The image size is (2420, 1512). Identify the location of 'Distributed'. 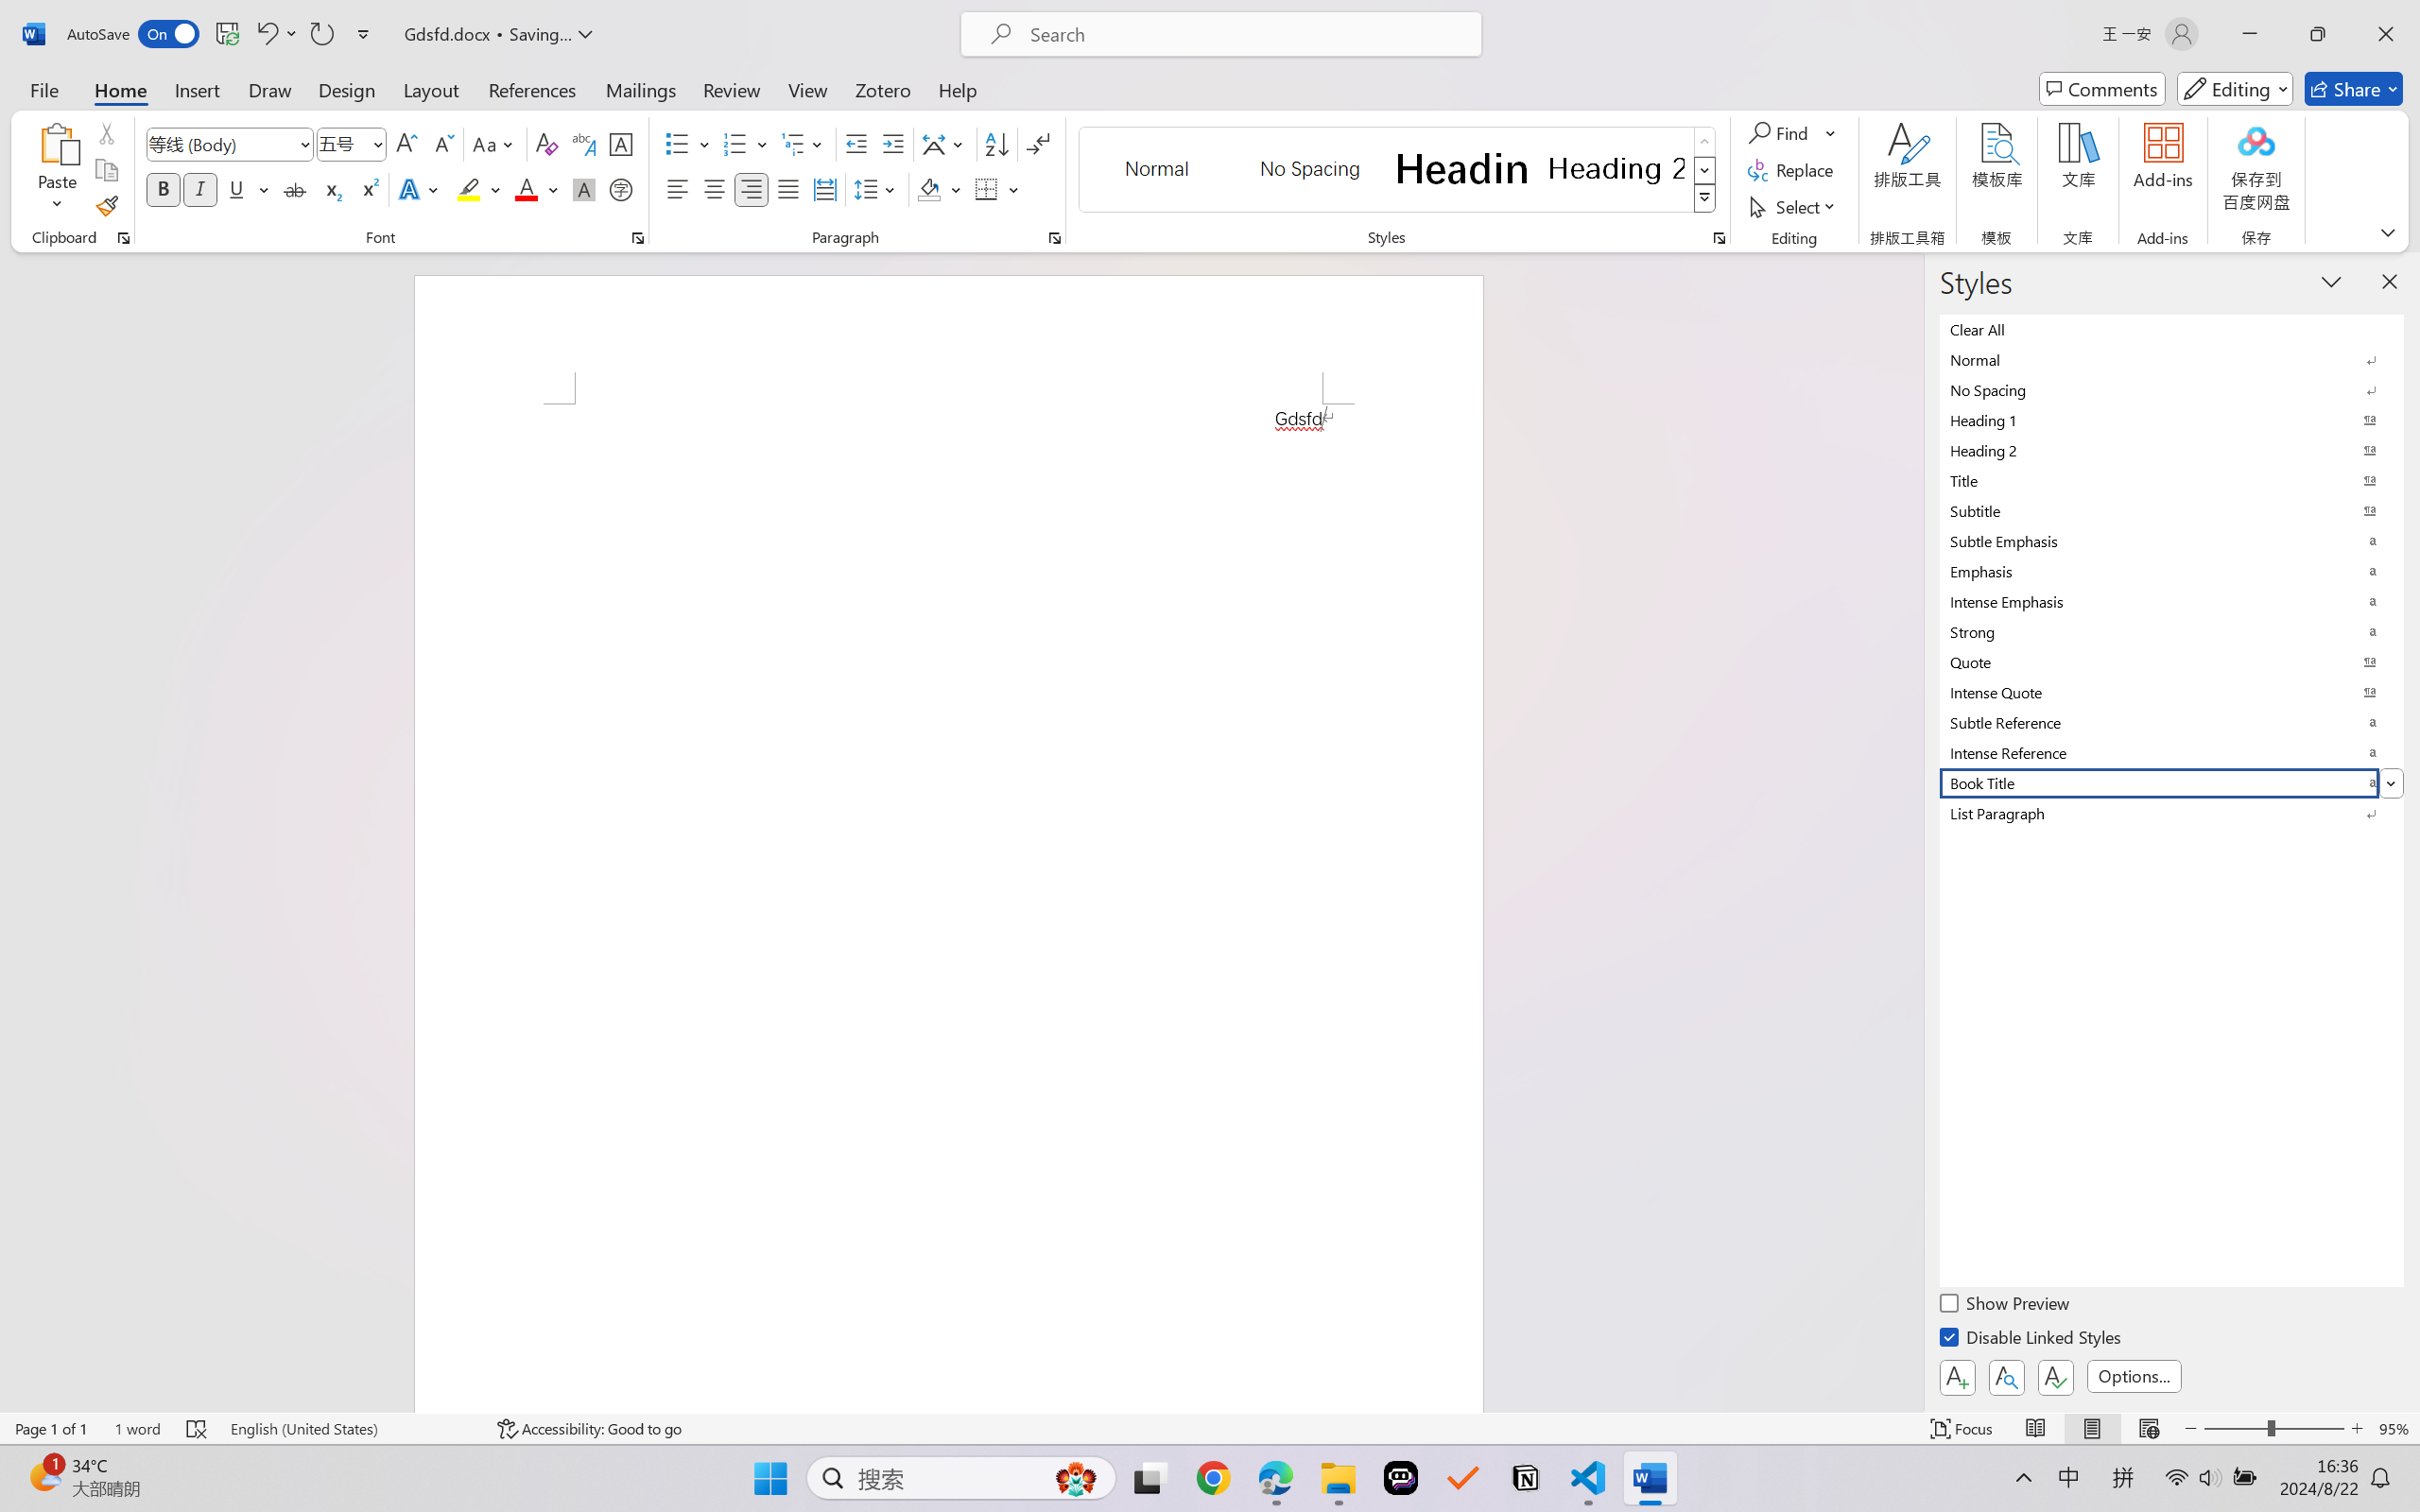
(823, 188).